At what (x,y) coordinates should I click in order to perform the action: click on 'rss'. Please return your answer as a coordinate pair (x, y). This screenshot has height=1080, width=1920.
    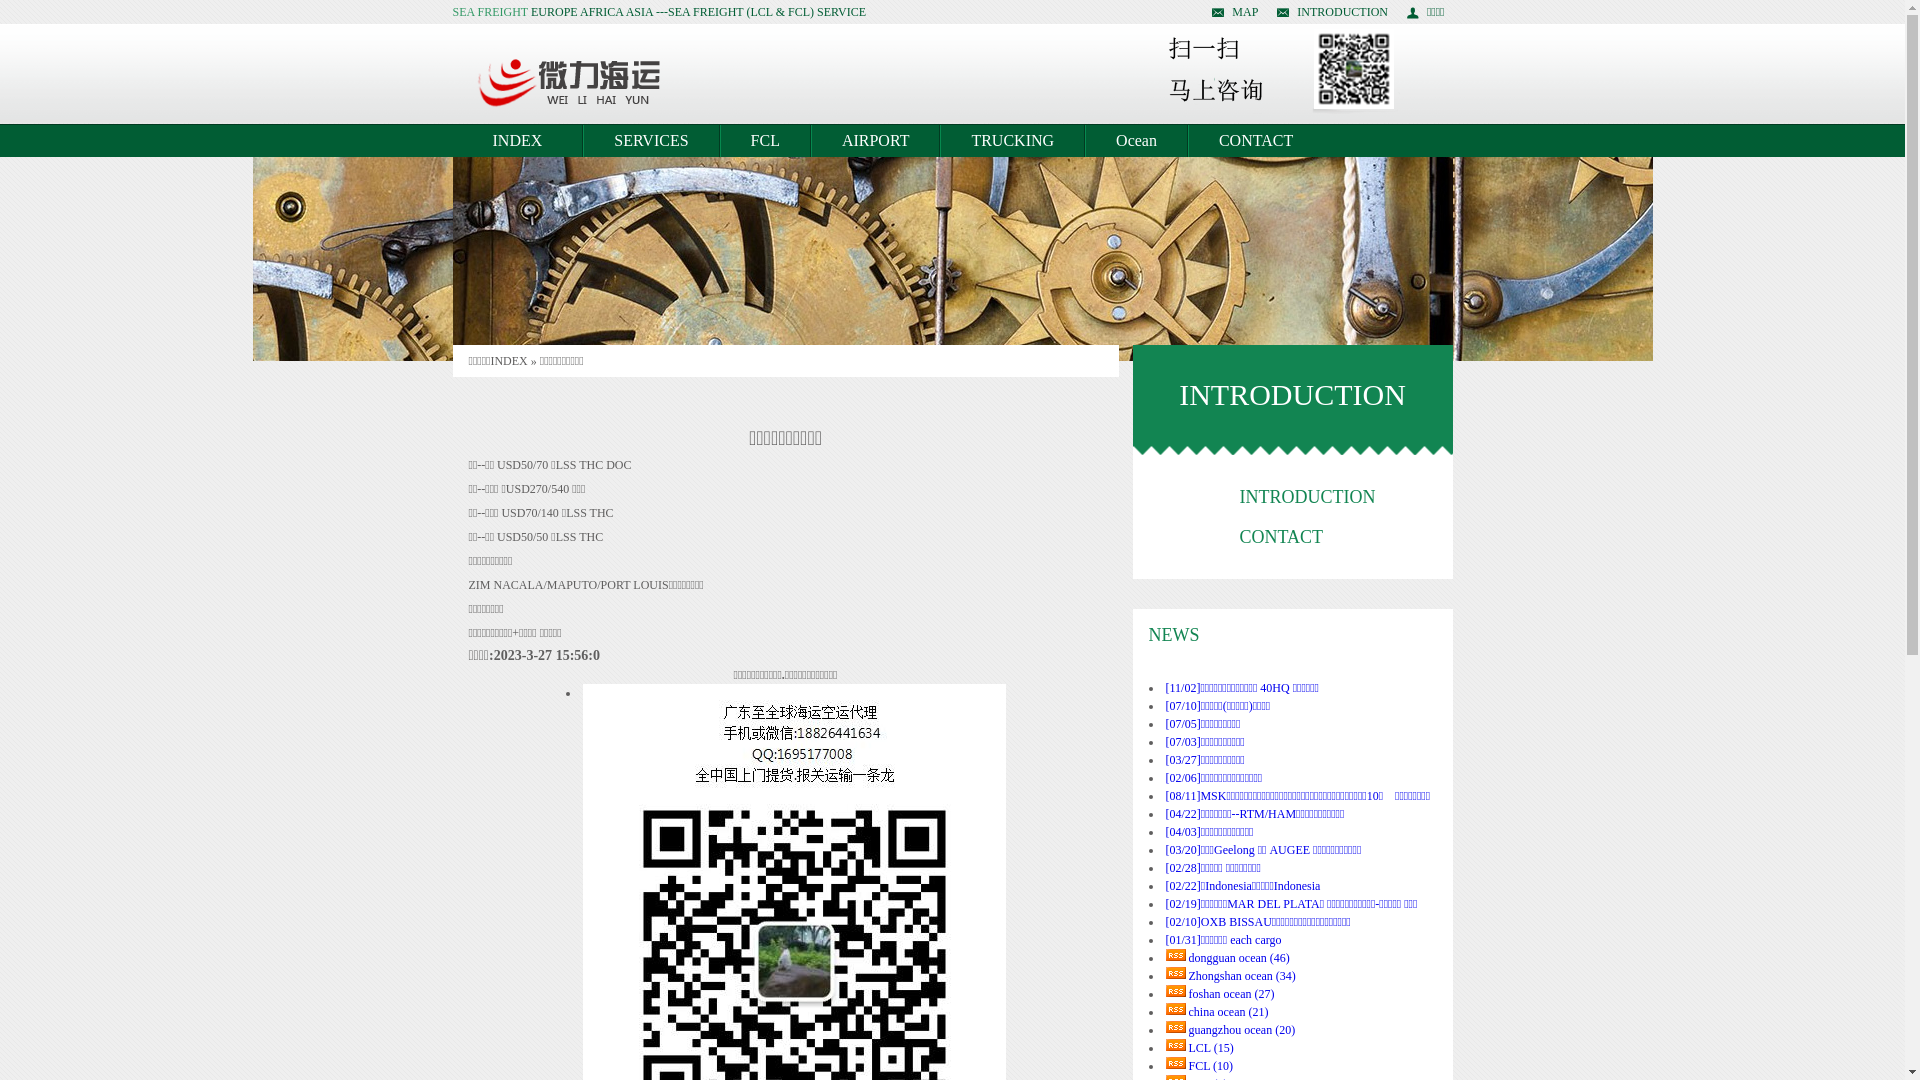
    Looking at the image, I should click on (1166, 1026).